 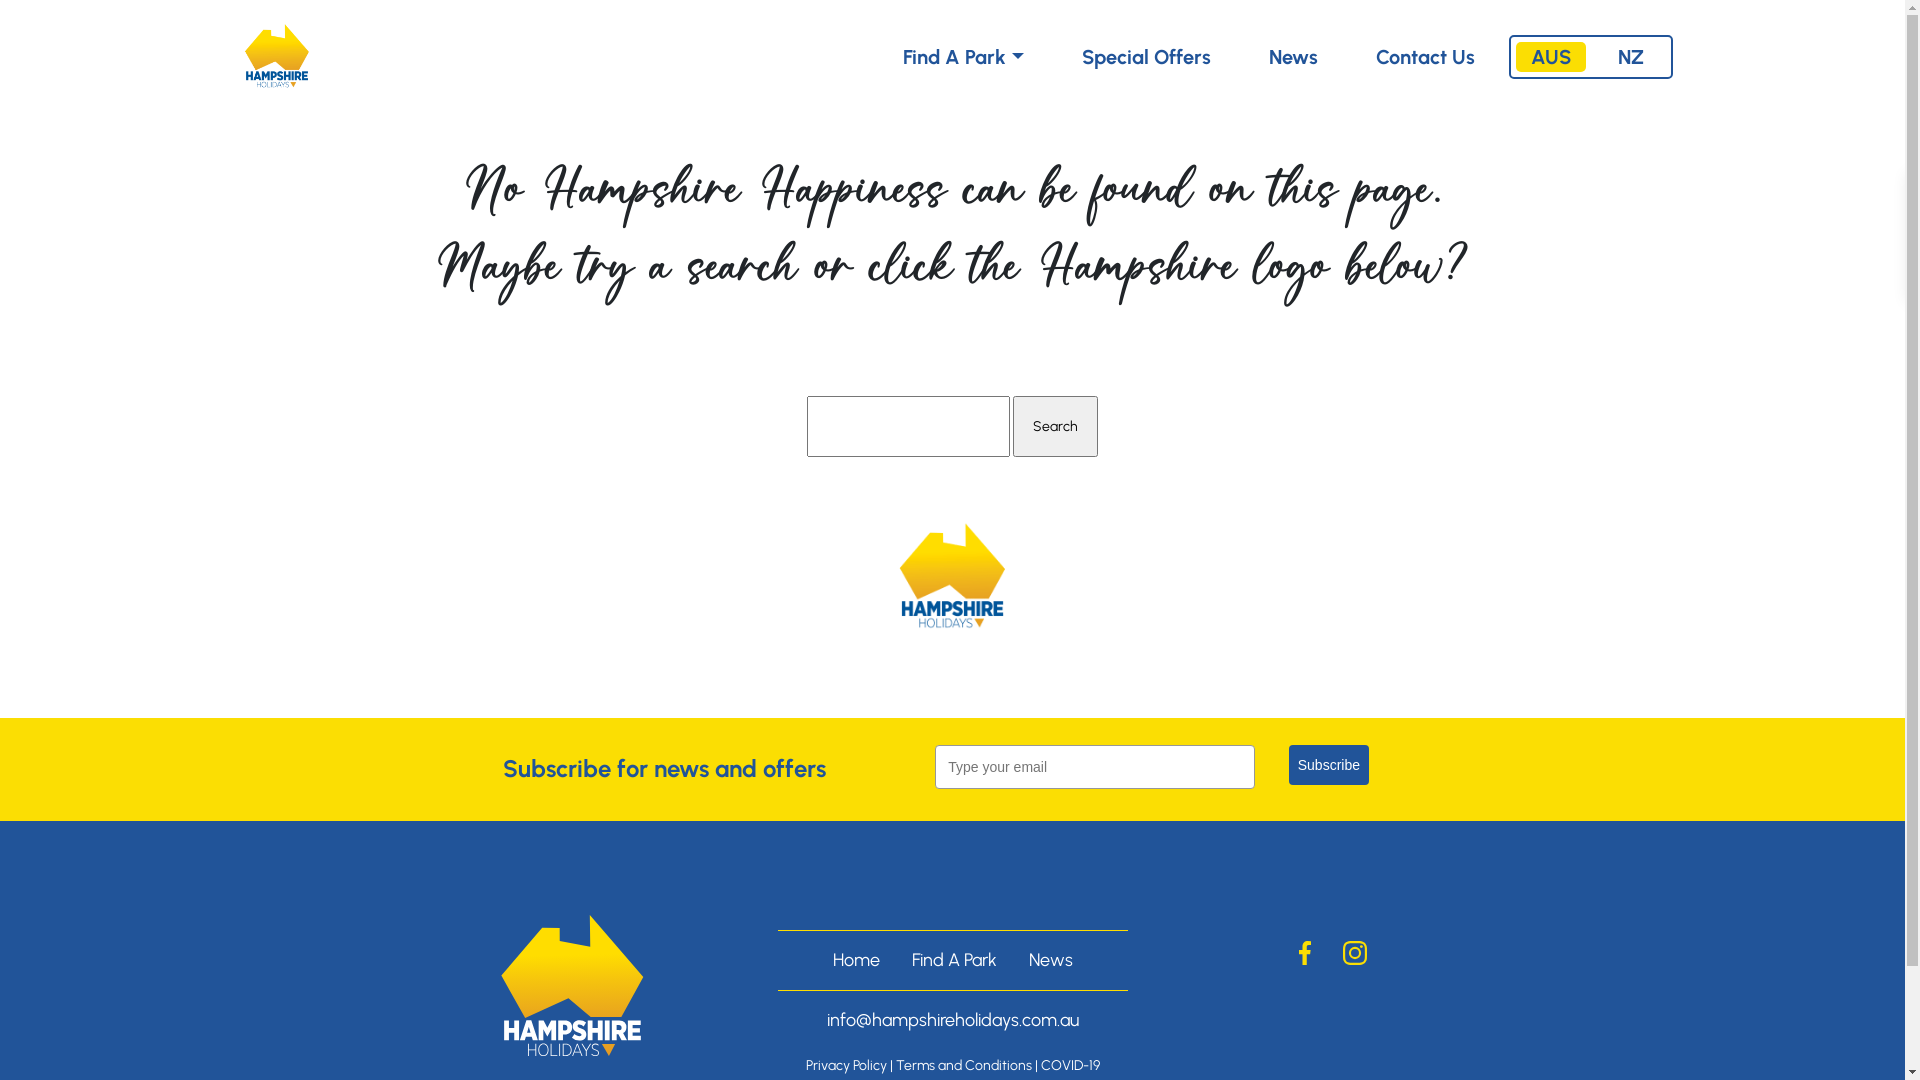 I want to click on '| COVID-19', so click(x=1065, y=1064).